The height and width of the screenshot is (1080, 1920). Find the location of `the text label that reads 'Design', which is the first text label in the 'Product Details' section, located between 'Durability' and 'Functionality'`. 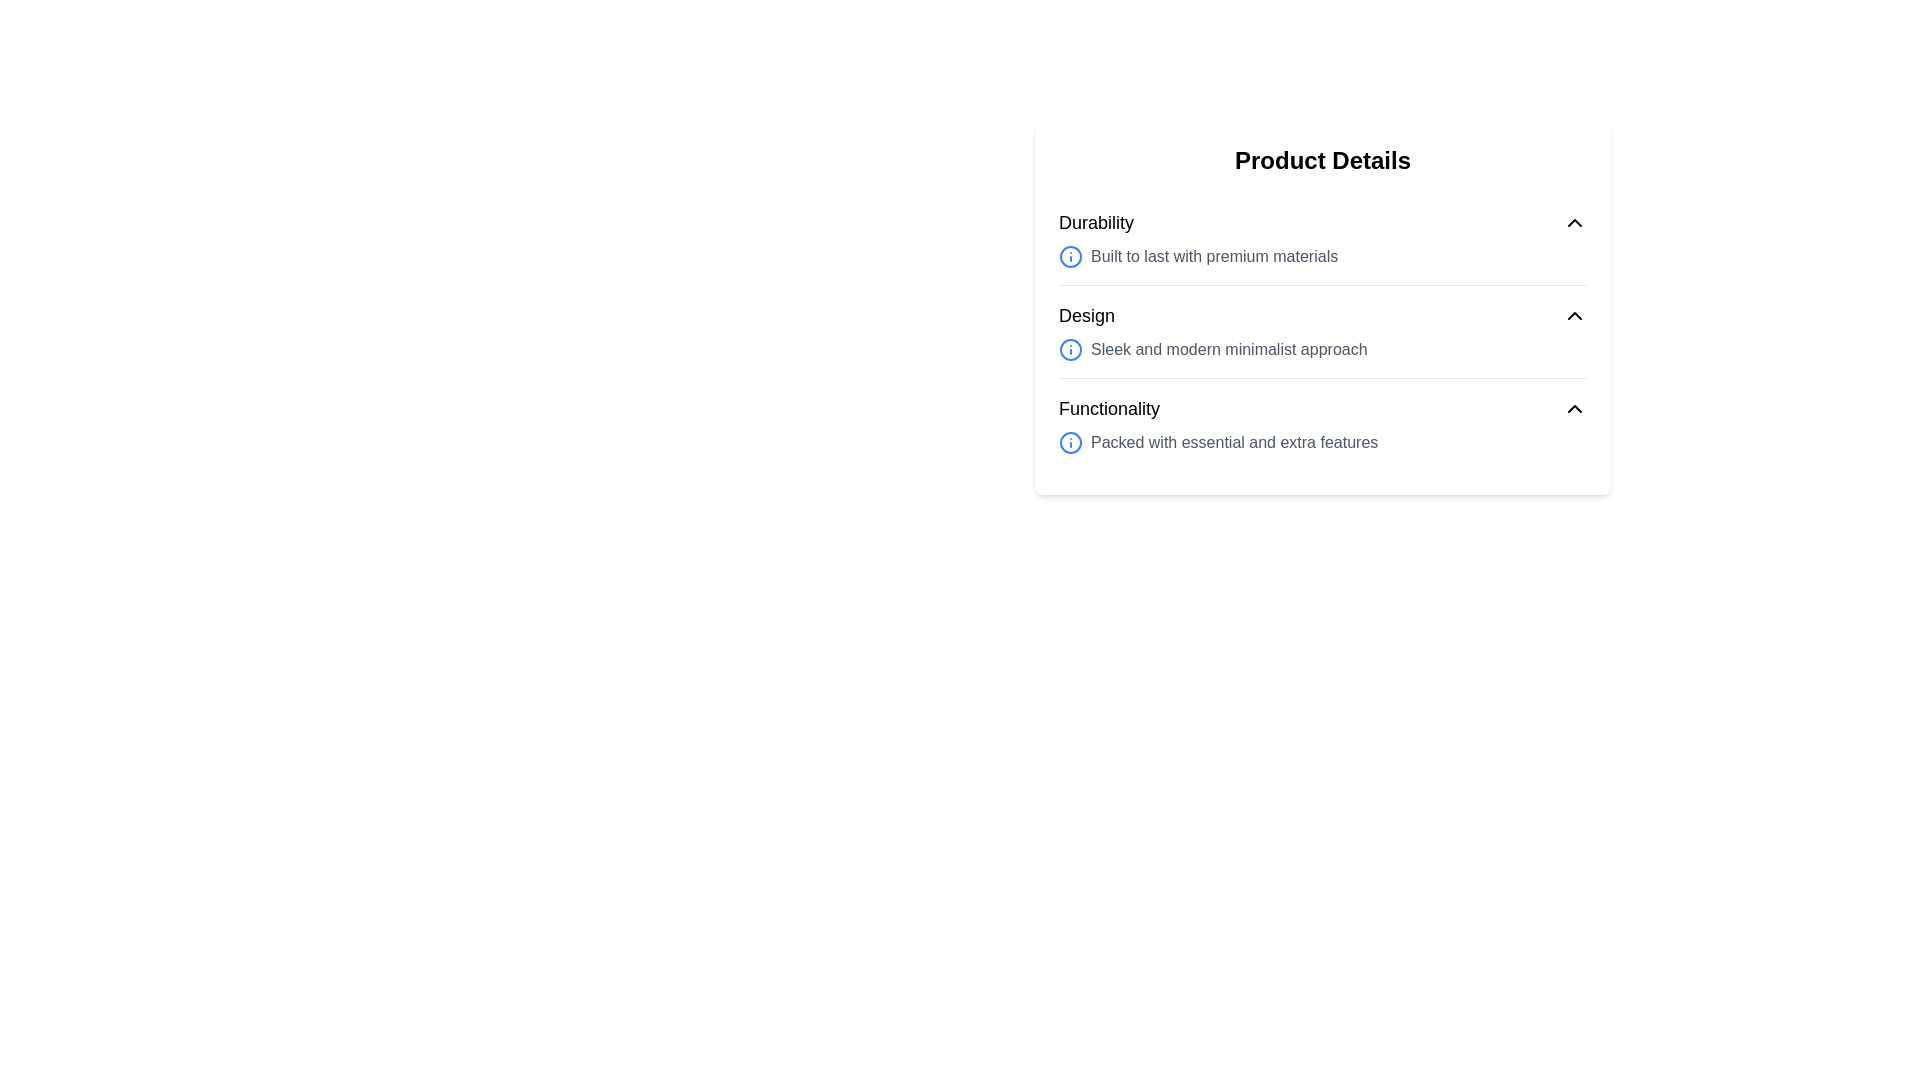

the text label that reads 'Design', which is the first text label in the 'Product Details' section, located between 'Durability' and 'Functionality' is located at coordinates (1086, 315).